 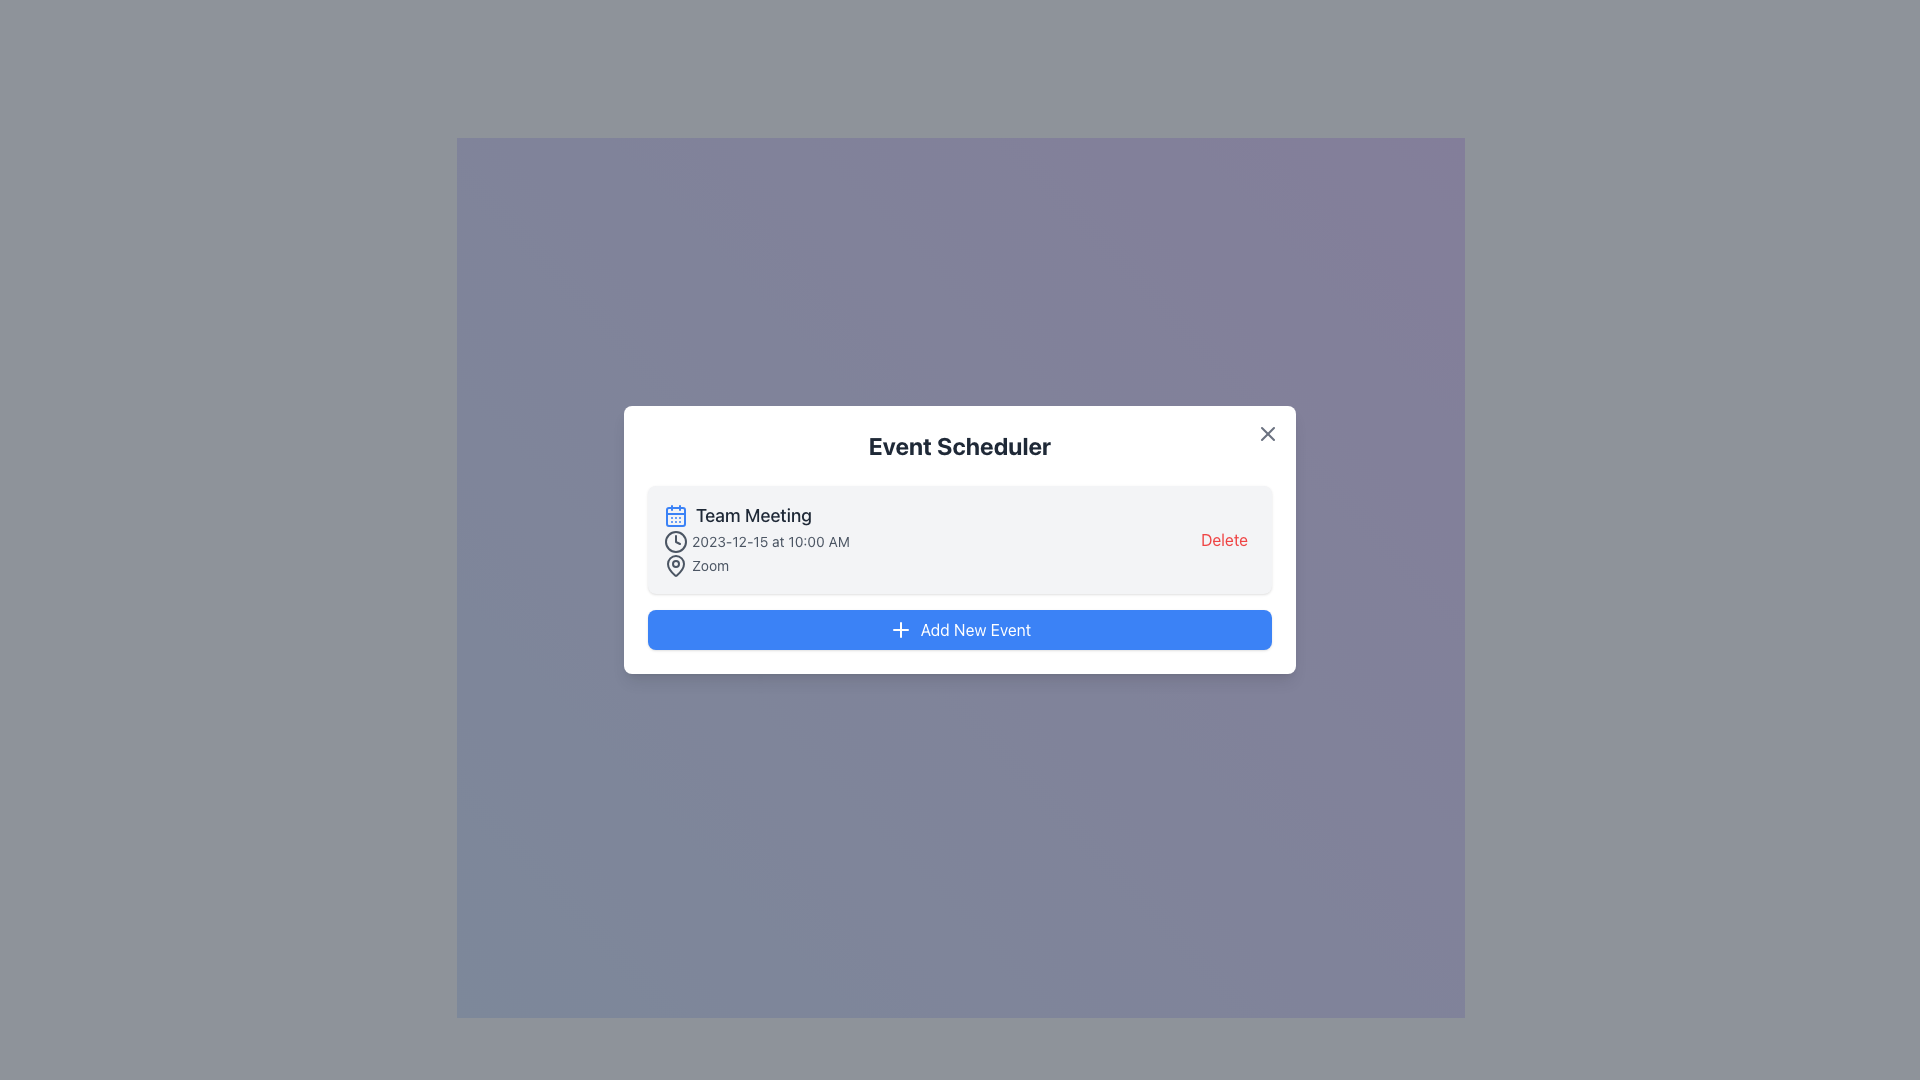 I want to click on scheduled date and time information of the 'Team Meeting' event displayed in the Text with an icon located in the 'Event Scheduler' modal, positioned below the 'Team Meeting' heading and above the 'Zoom' label, so click(x=755, y=542).